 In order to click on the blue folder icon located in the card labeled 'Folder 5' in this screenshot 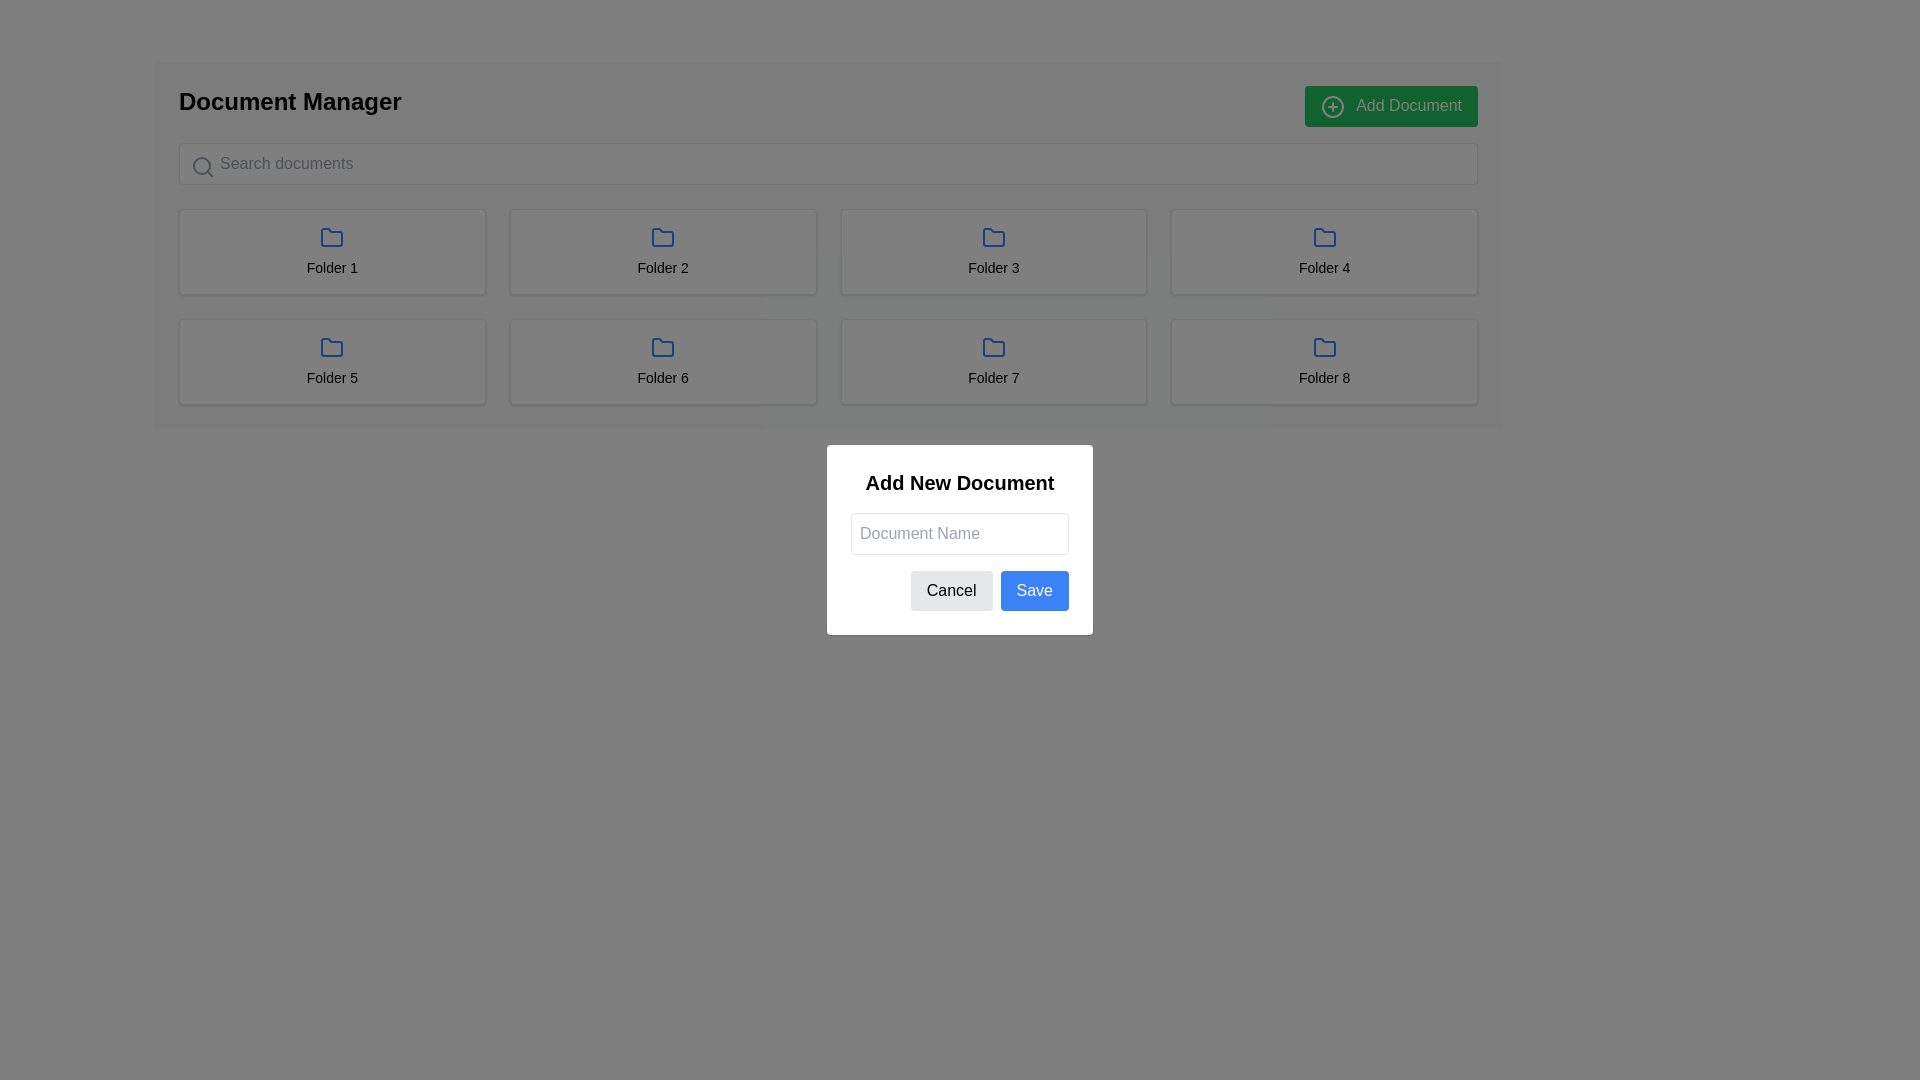, I will do `click(332, 346)`.